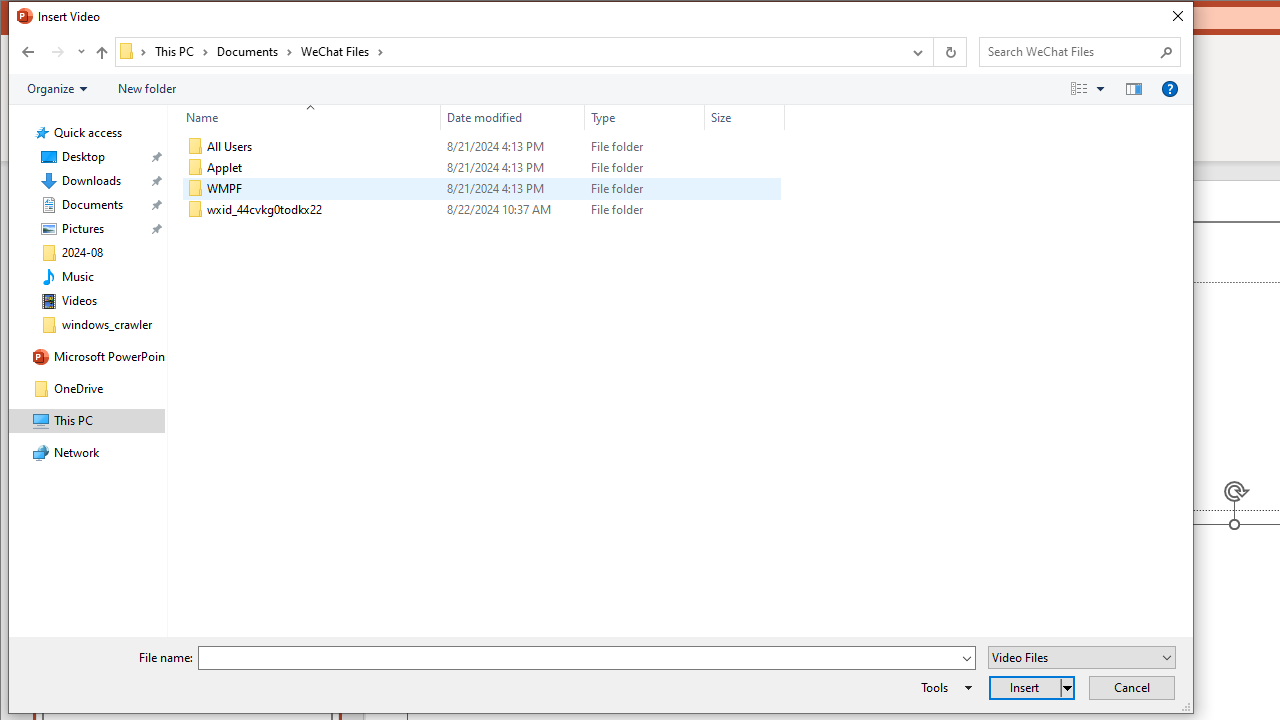  Describe the element at coordinates (948, 50) in the screenshot. I see `'Refresh "WeChat Files" (F5)'` at that location.